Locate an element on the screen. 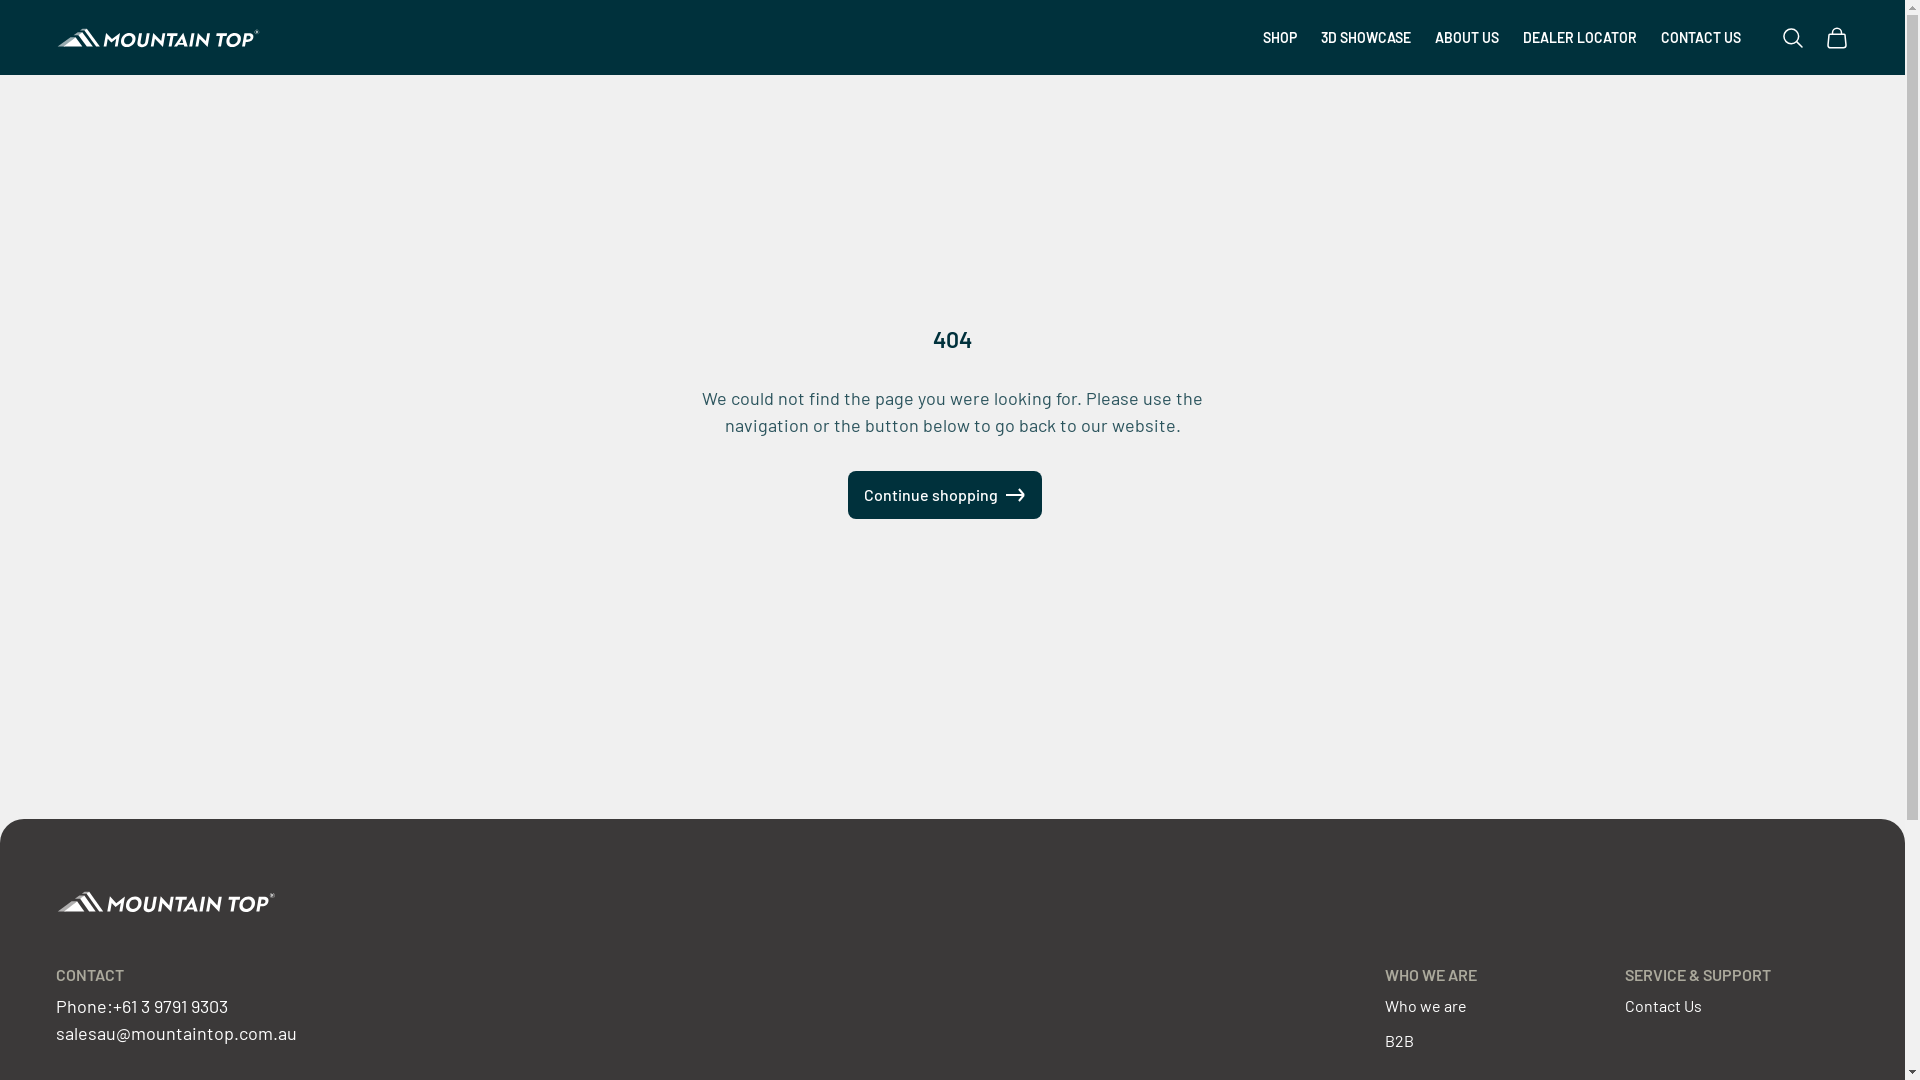 The width and height of the screenshot is (1920, 1080). 'Contact Us' is located at coordinates (1625, 1005).